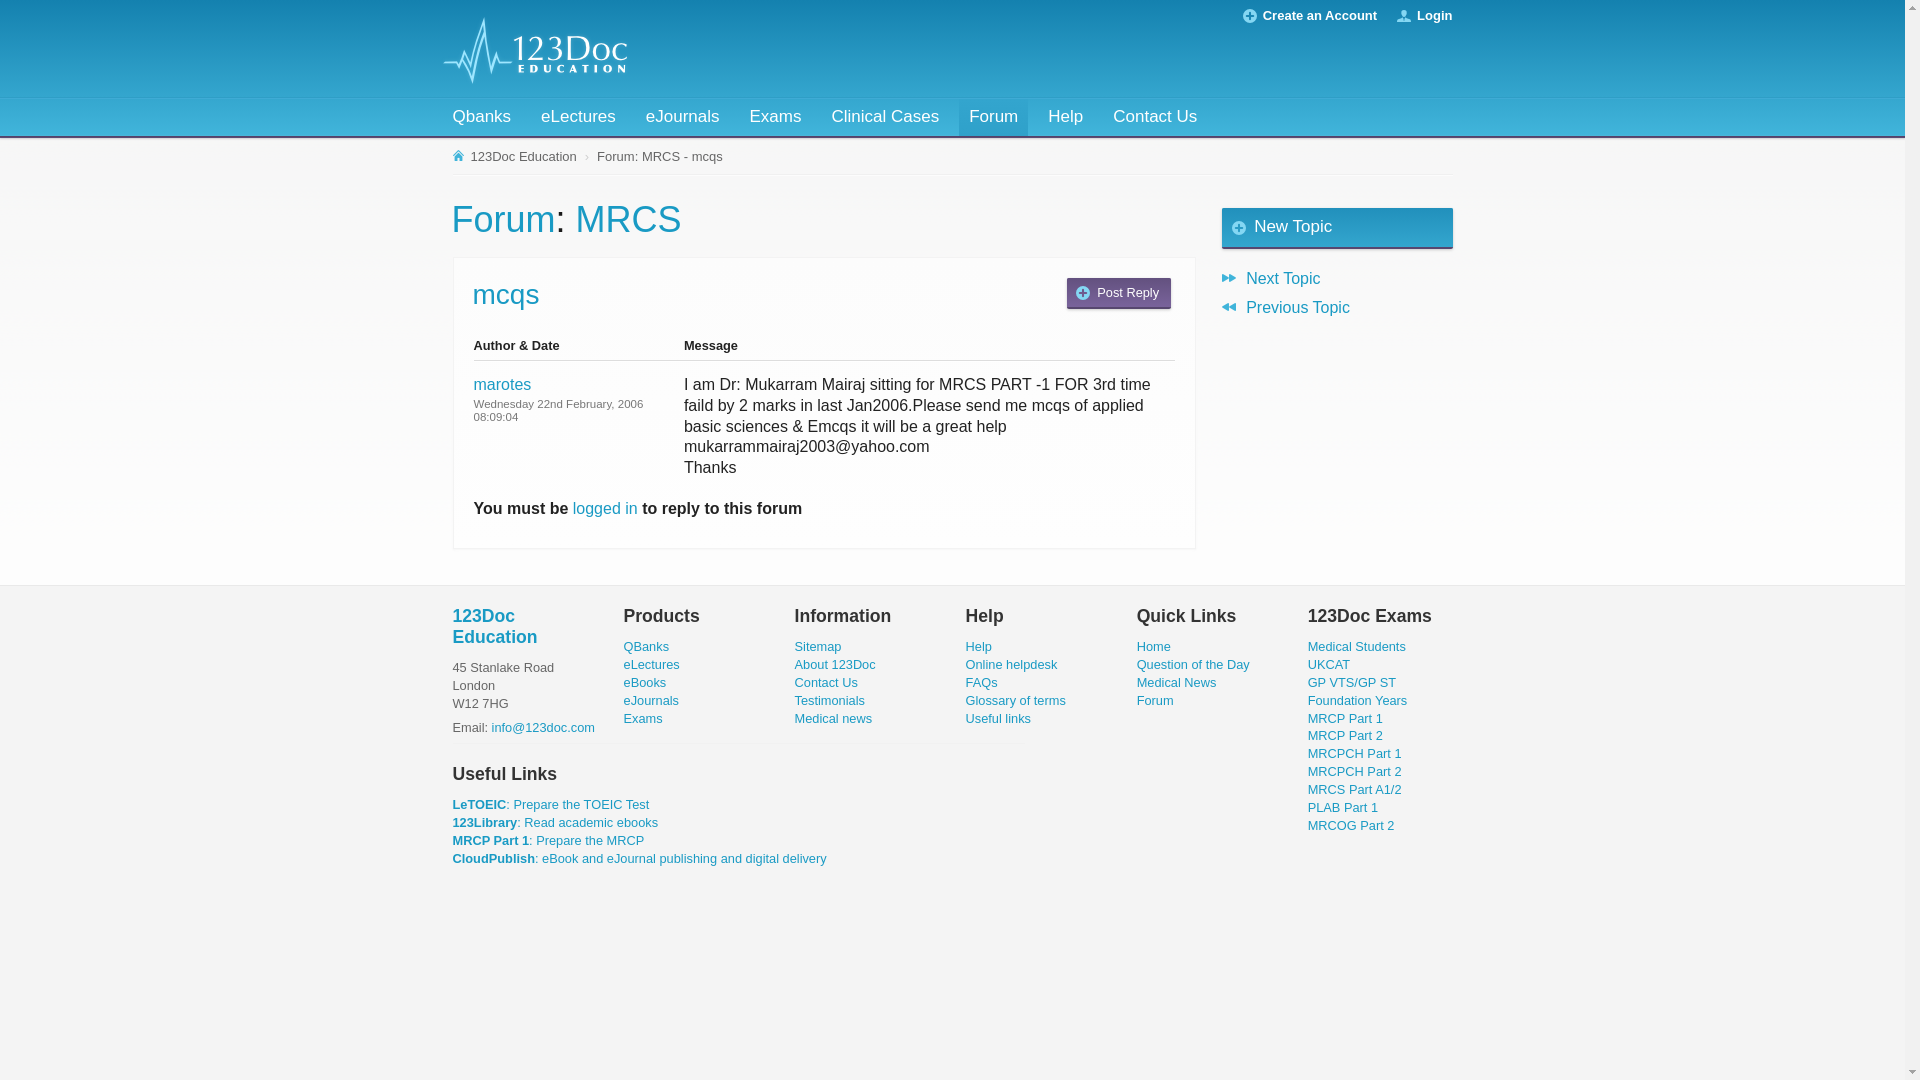  Describe the element at coordinates (652, 699) in the screenshot. I see `'eJournals'` at that location.